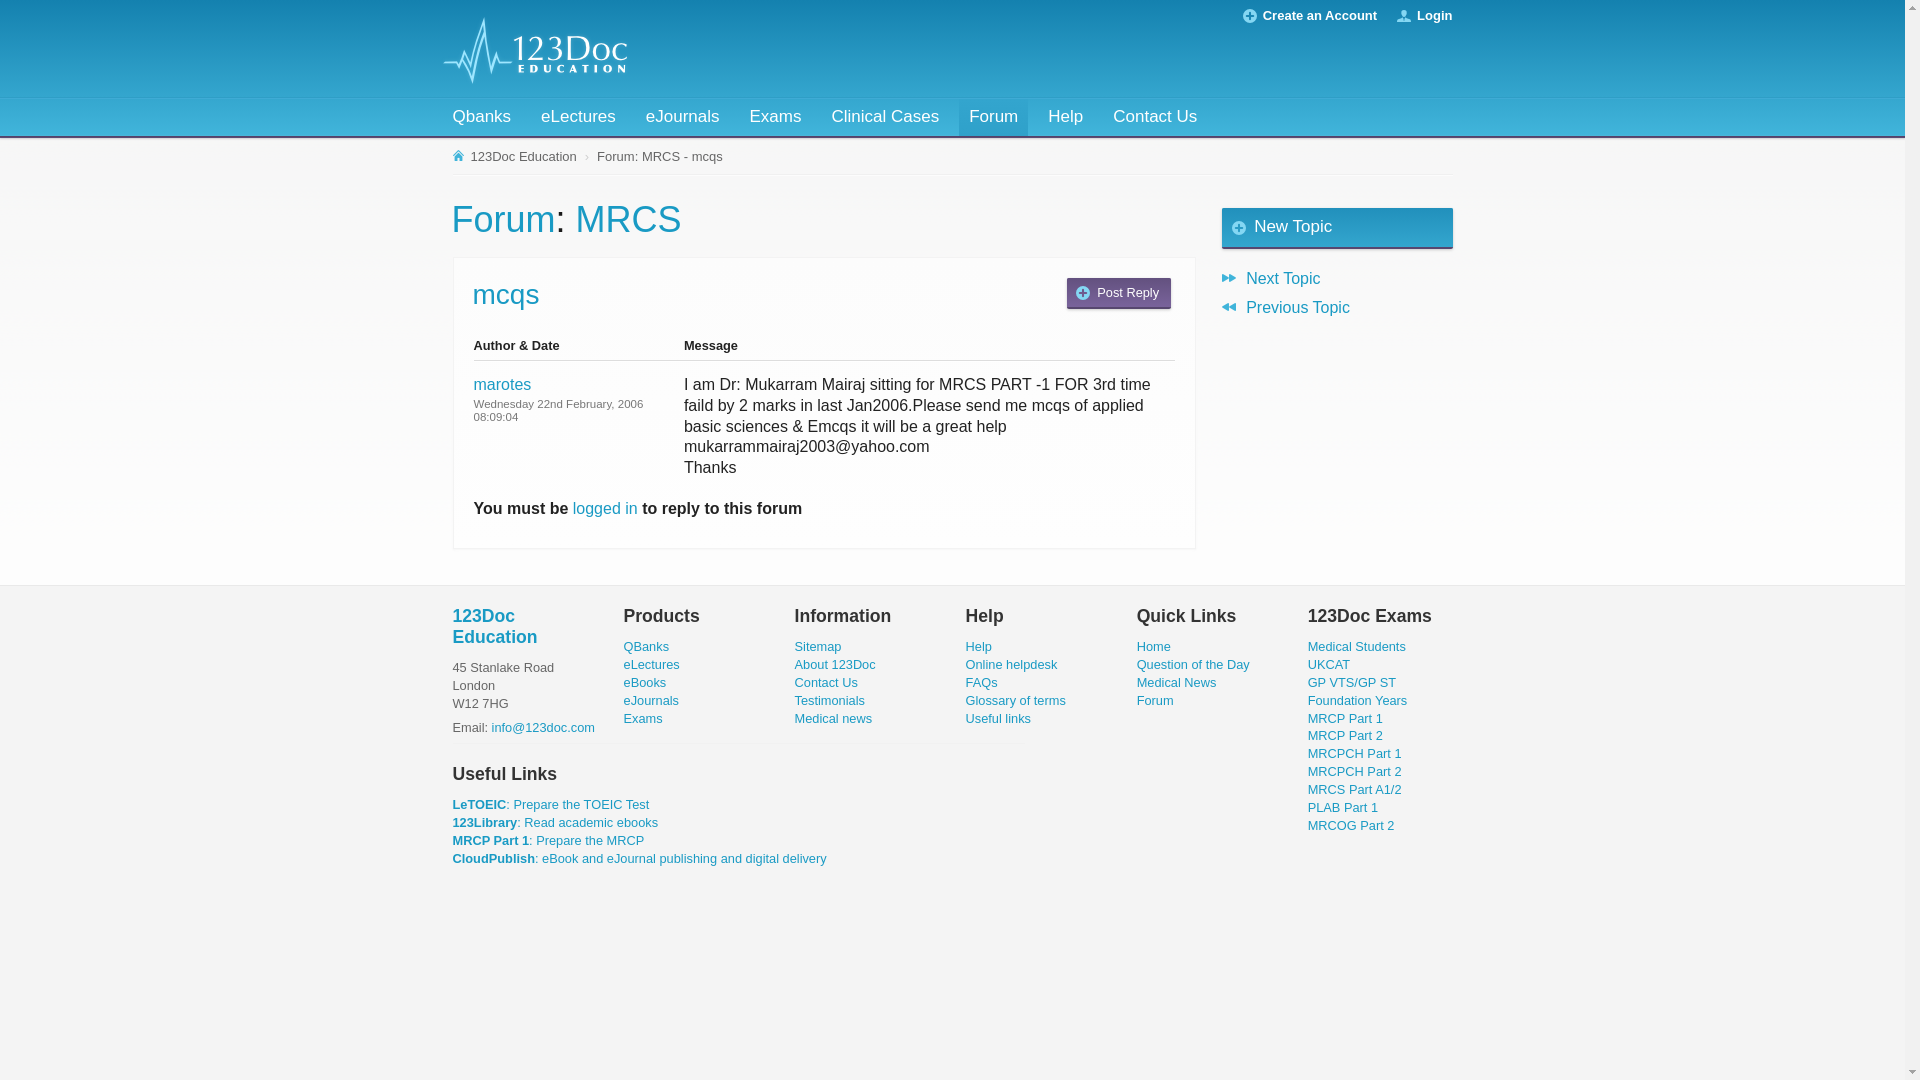  Describe the element at coordinates (652, 699) in the screenshot. I see `'eJournals'` at that location.